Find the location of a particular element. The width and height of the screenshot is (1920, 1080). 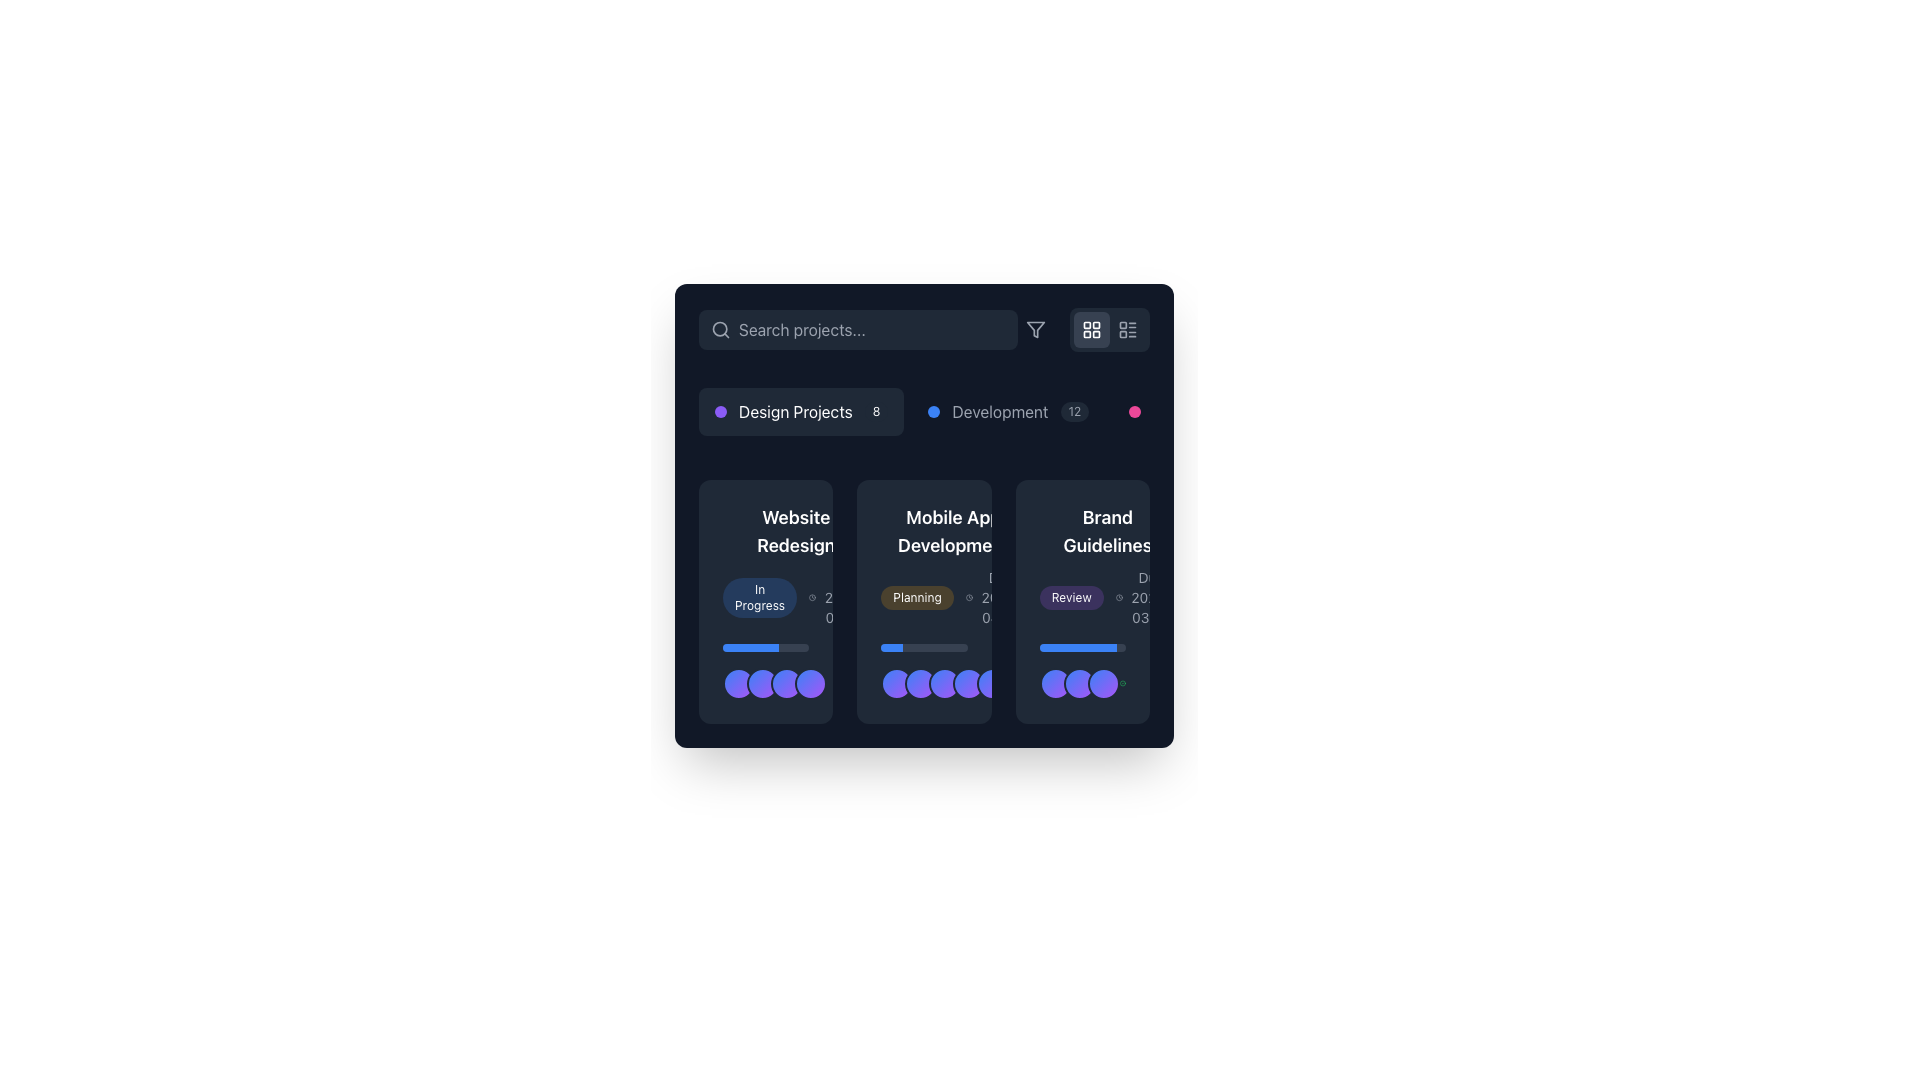

the icon-based button located at the top center of the interface, to the right of the search bar is located at coordinates (1036, 329).